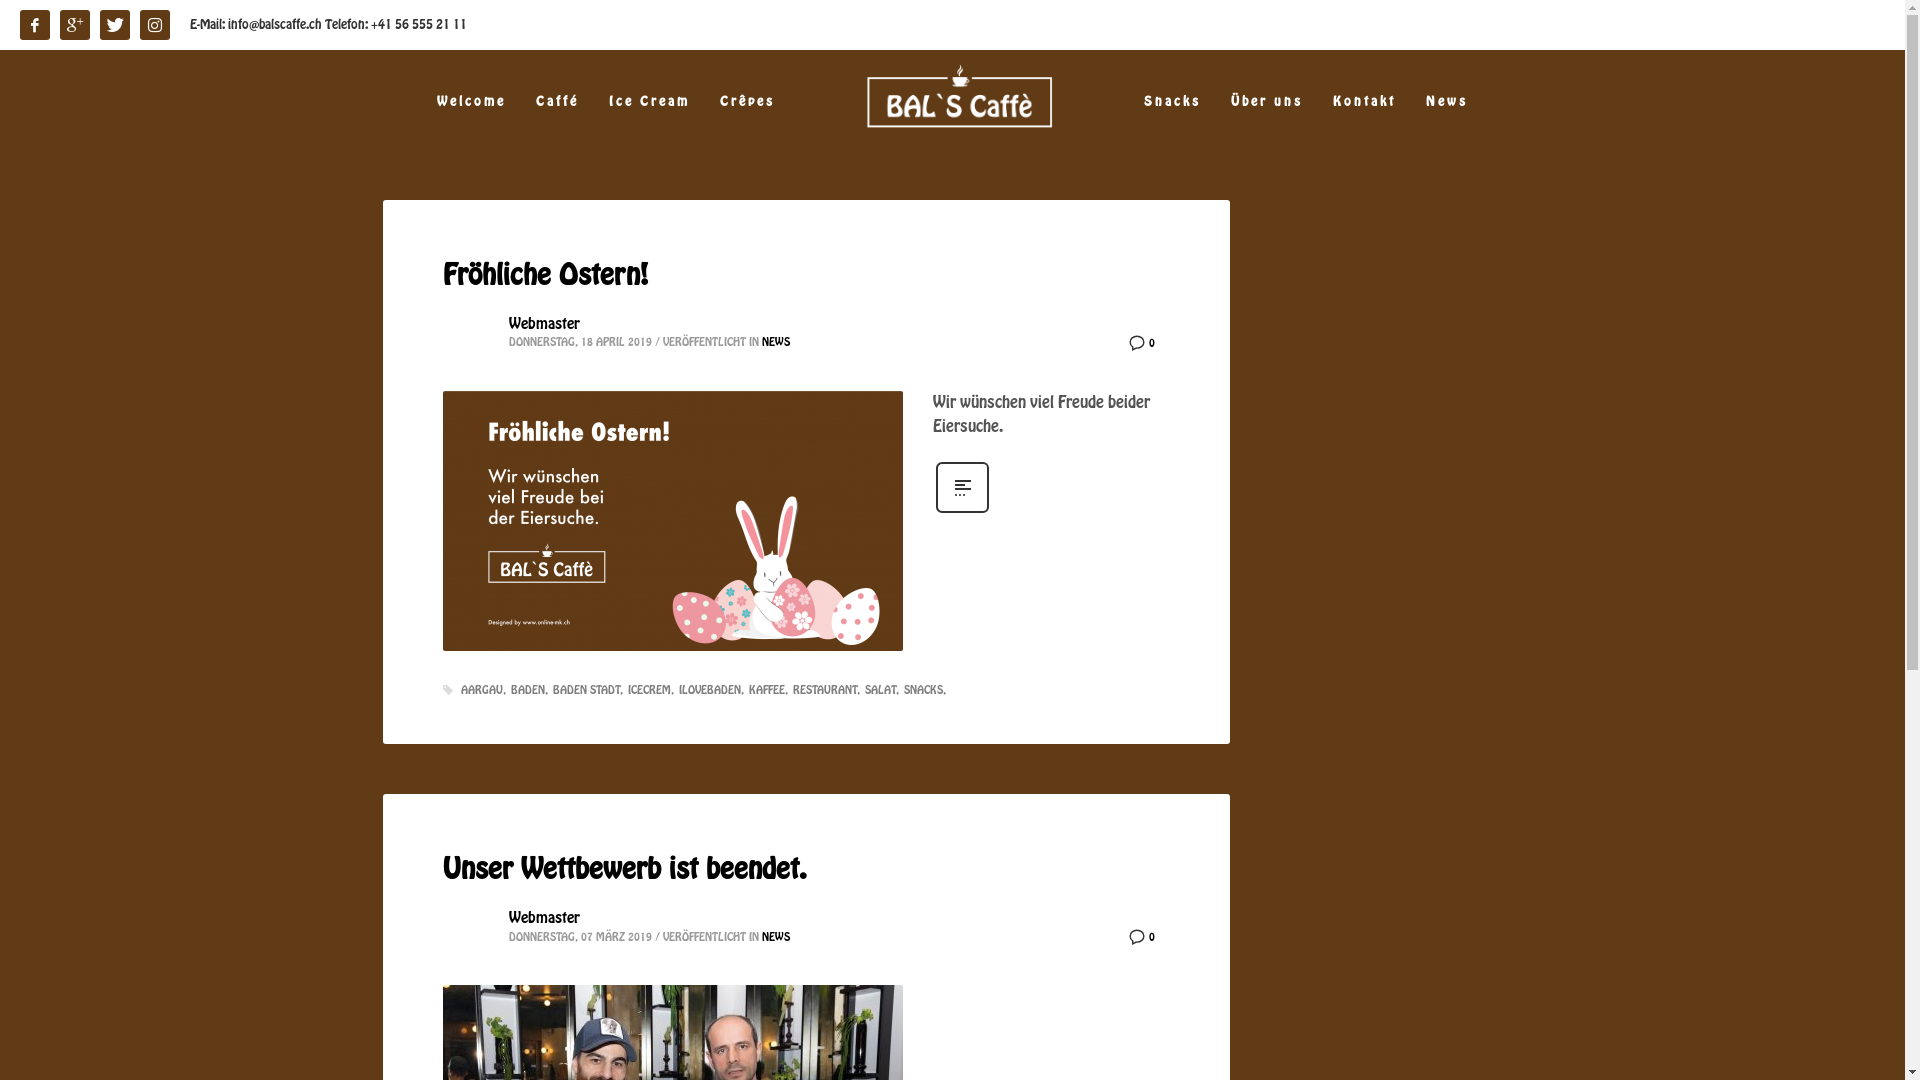  What do you see at coordinates (470, 101) in the screenshot?
I see `'Welcome'` at bounding box center [470, 101].